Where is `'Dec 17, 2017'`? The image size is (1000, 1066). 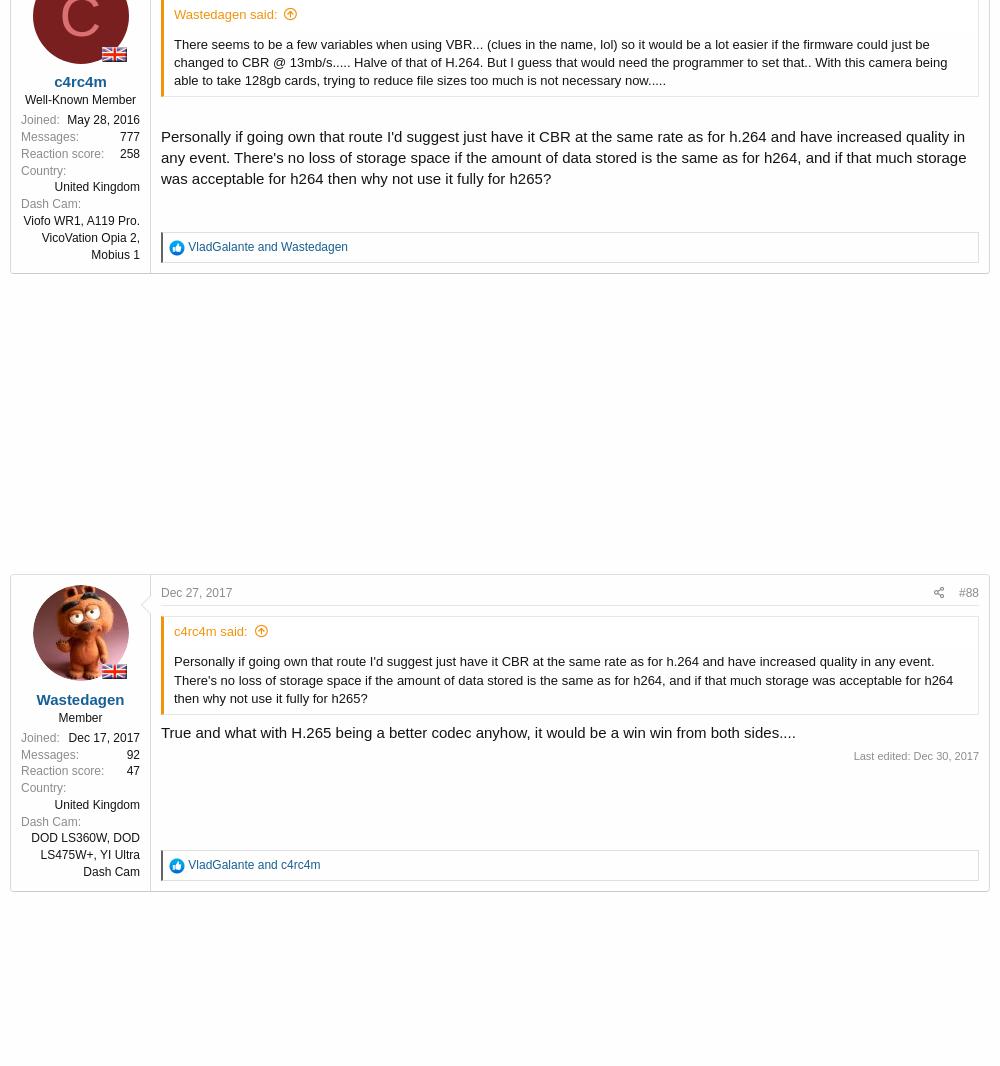
'Dec 17, 2017' is located at coordinates (103, 736).